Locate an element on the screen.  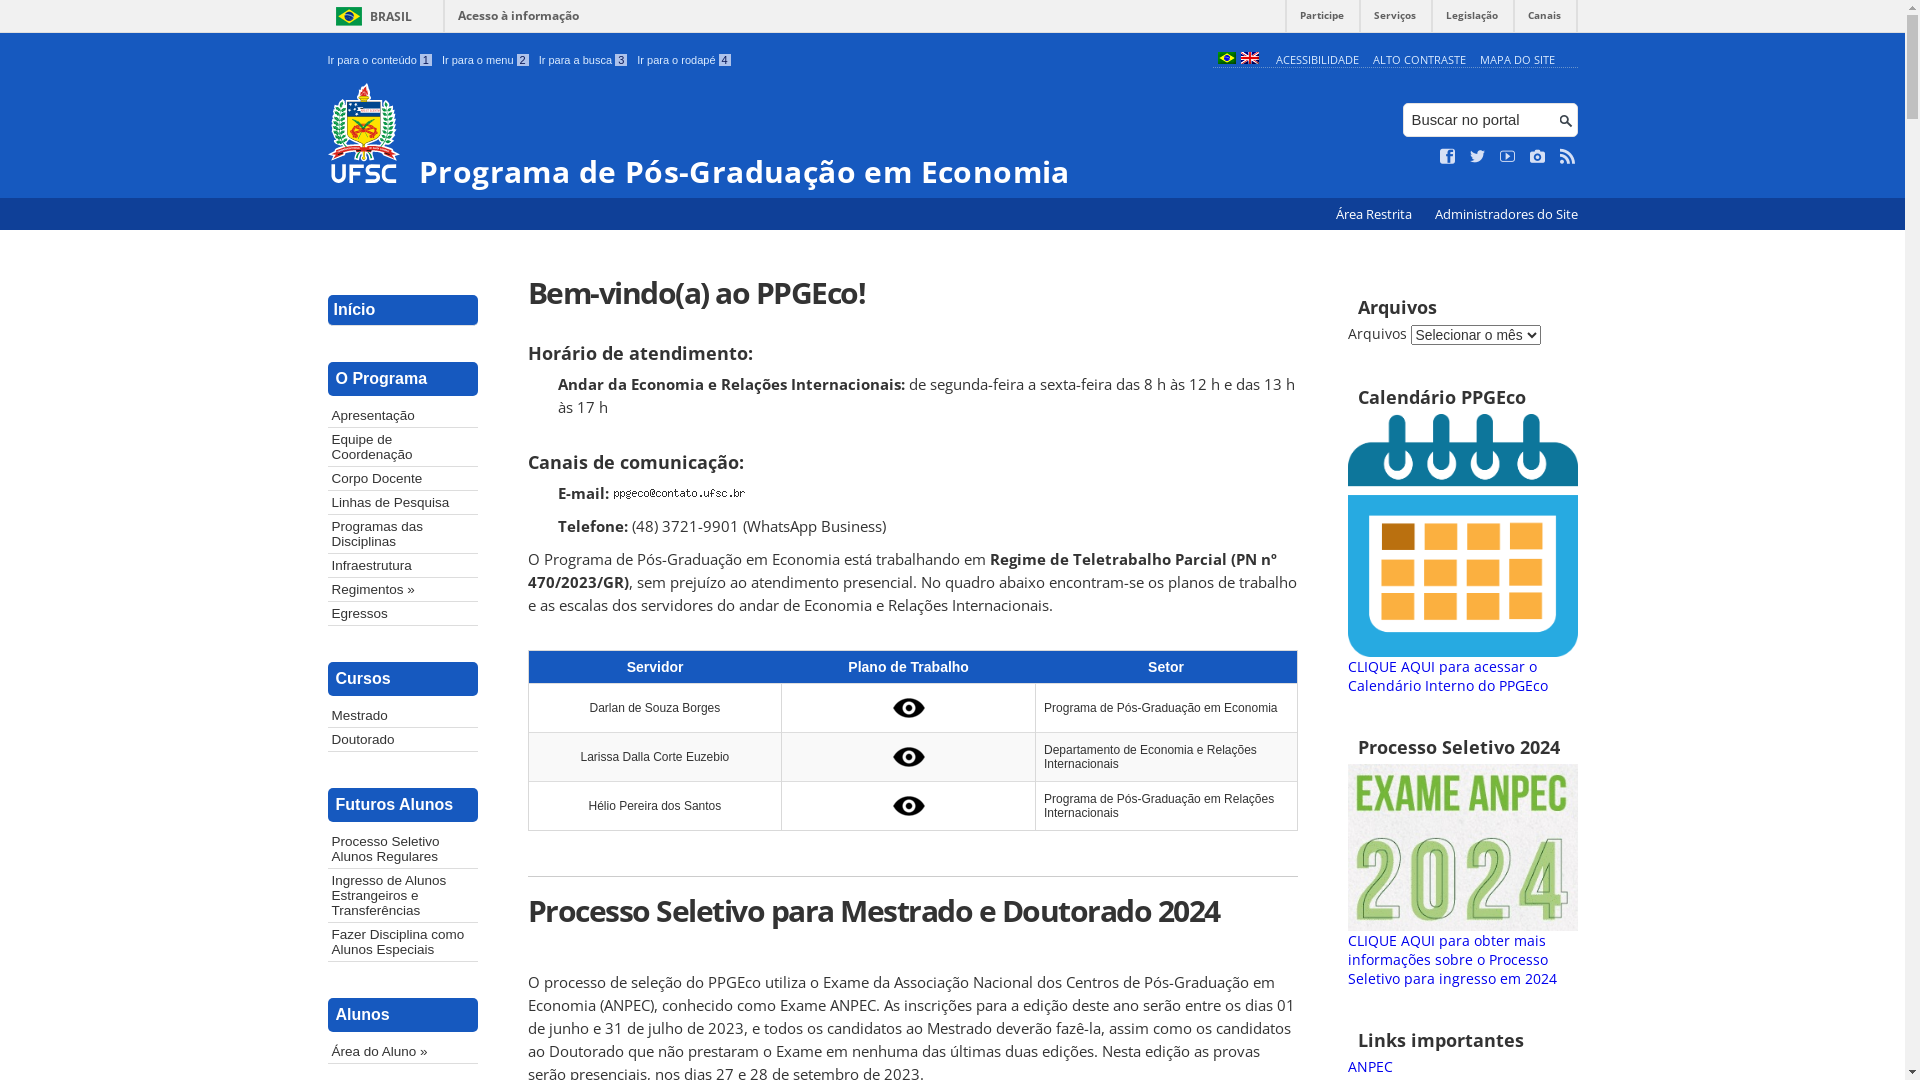
'ANPEC' is located at coordinates (1369, 1065).